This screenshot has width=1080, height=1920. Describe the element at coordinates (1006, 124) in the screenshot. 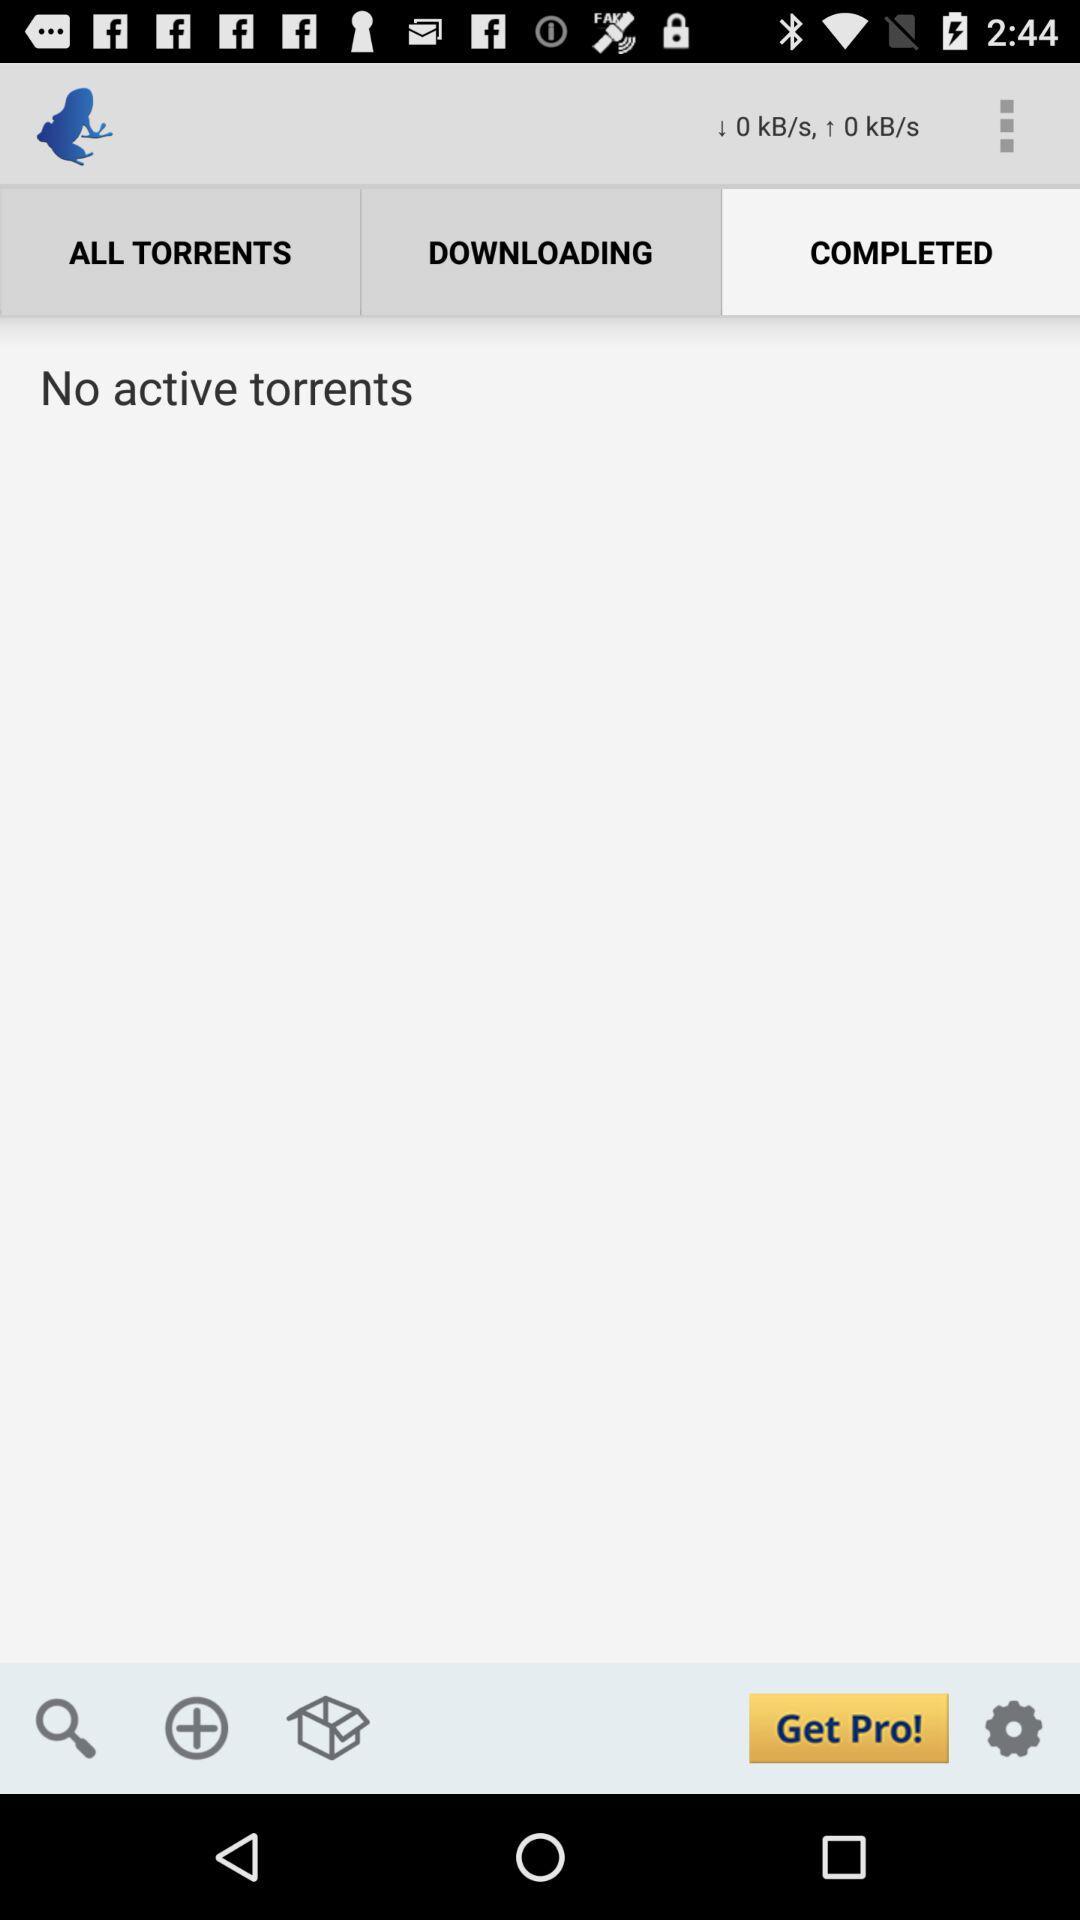

I see `the item next to 0 kb s` at that location.